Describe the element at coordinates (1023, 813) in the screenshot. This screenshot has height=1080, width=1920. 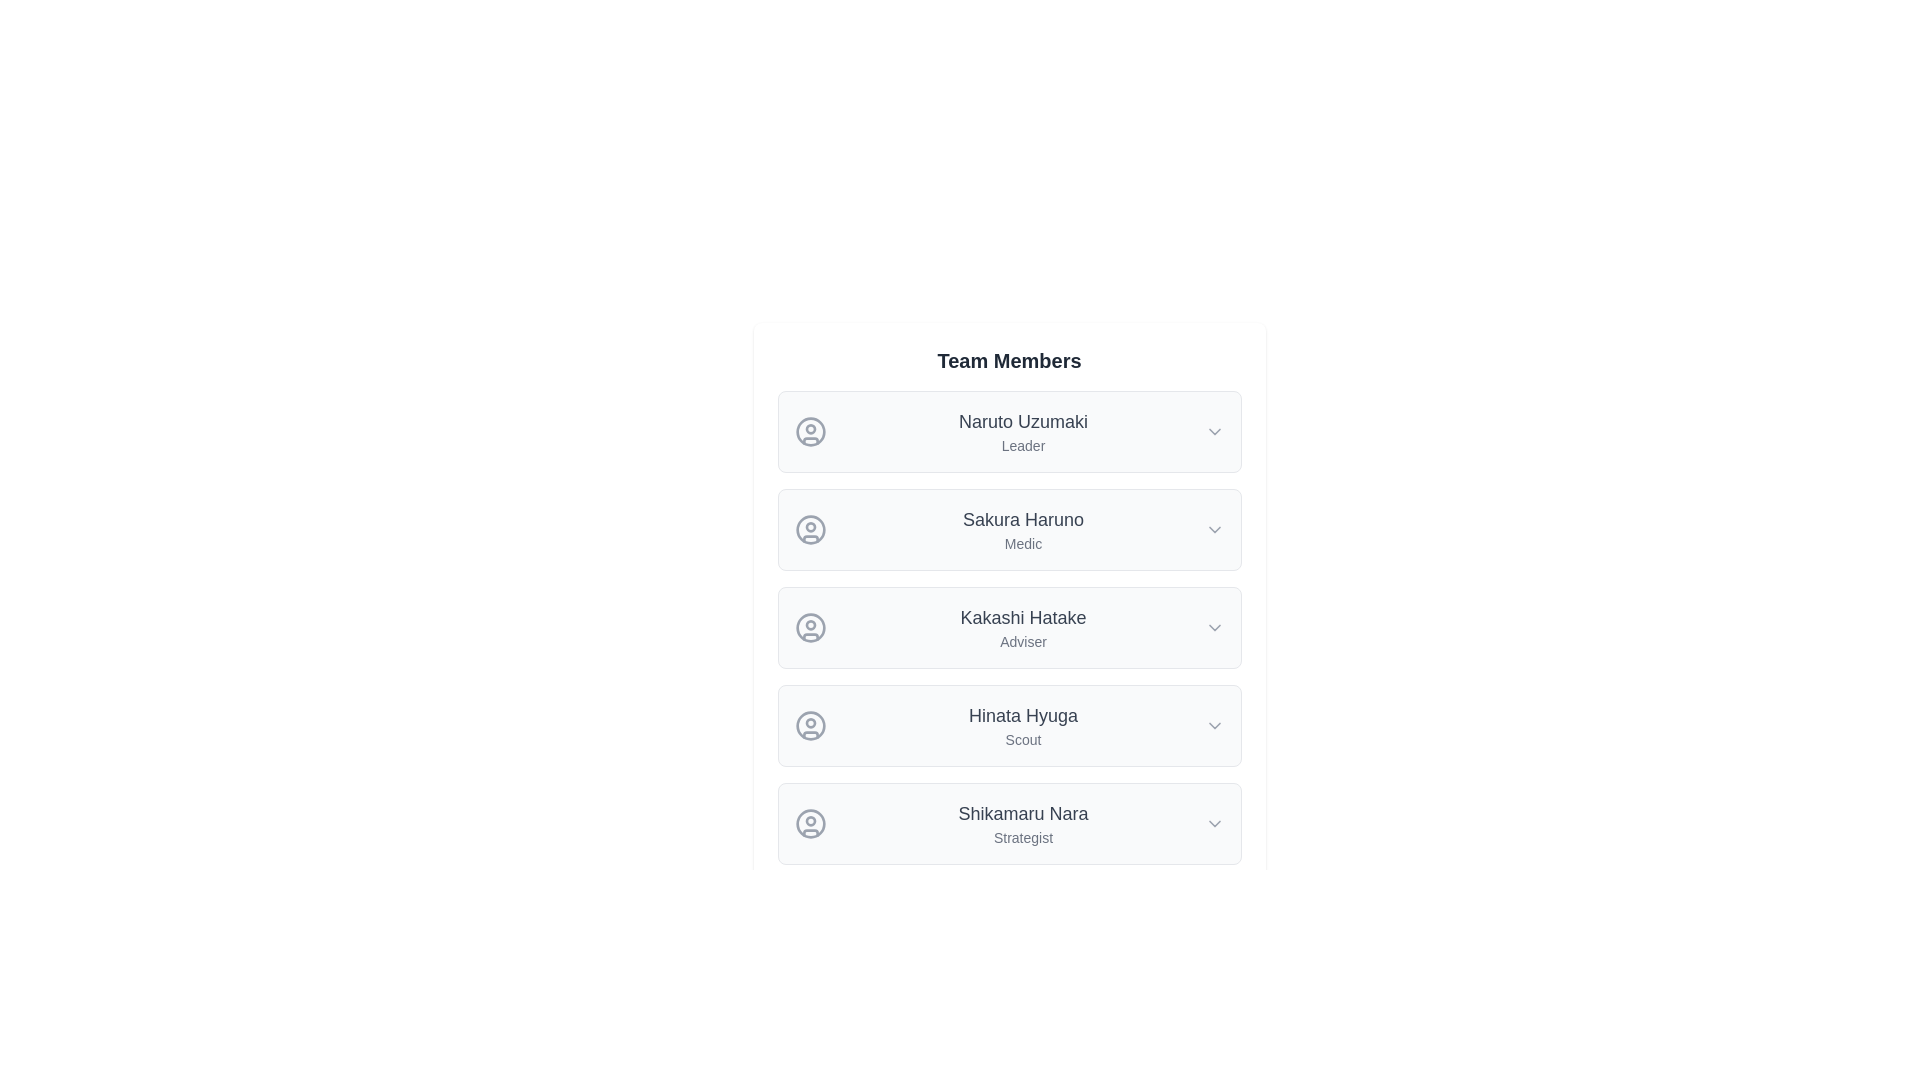
I see `the static text label displaying 'Shikamaru Nara', which is styled in a larger, bold font and located in the 'Team Members' list above the designation 'Strategist'` at that location.